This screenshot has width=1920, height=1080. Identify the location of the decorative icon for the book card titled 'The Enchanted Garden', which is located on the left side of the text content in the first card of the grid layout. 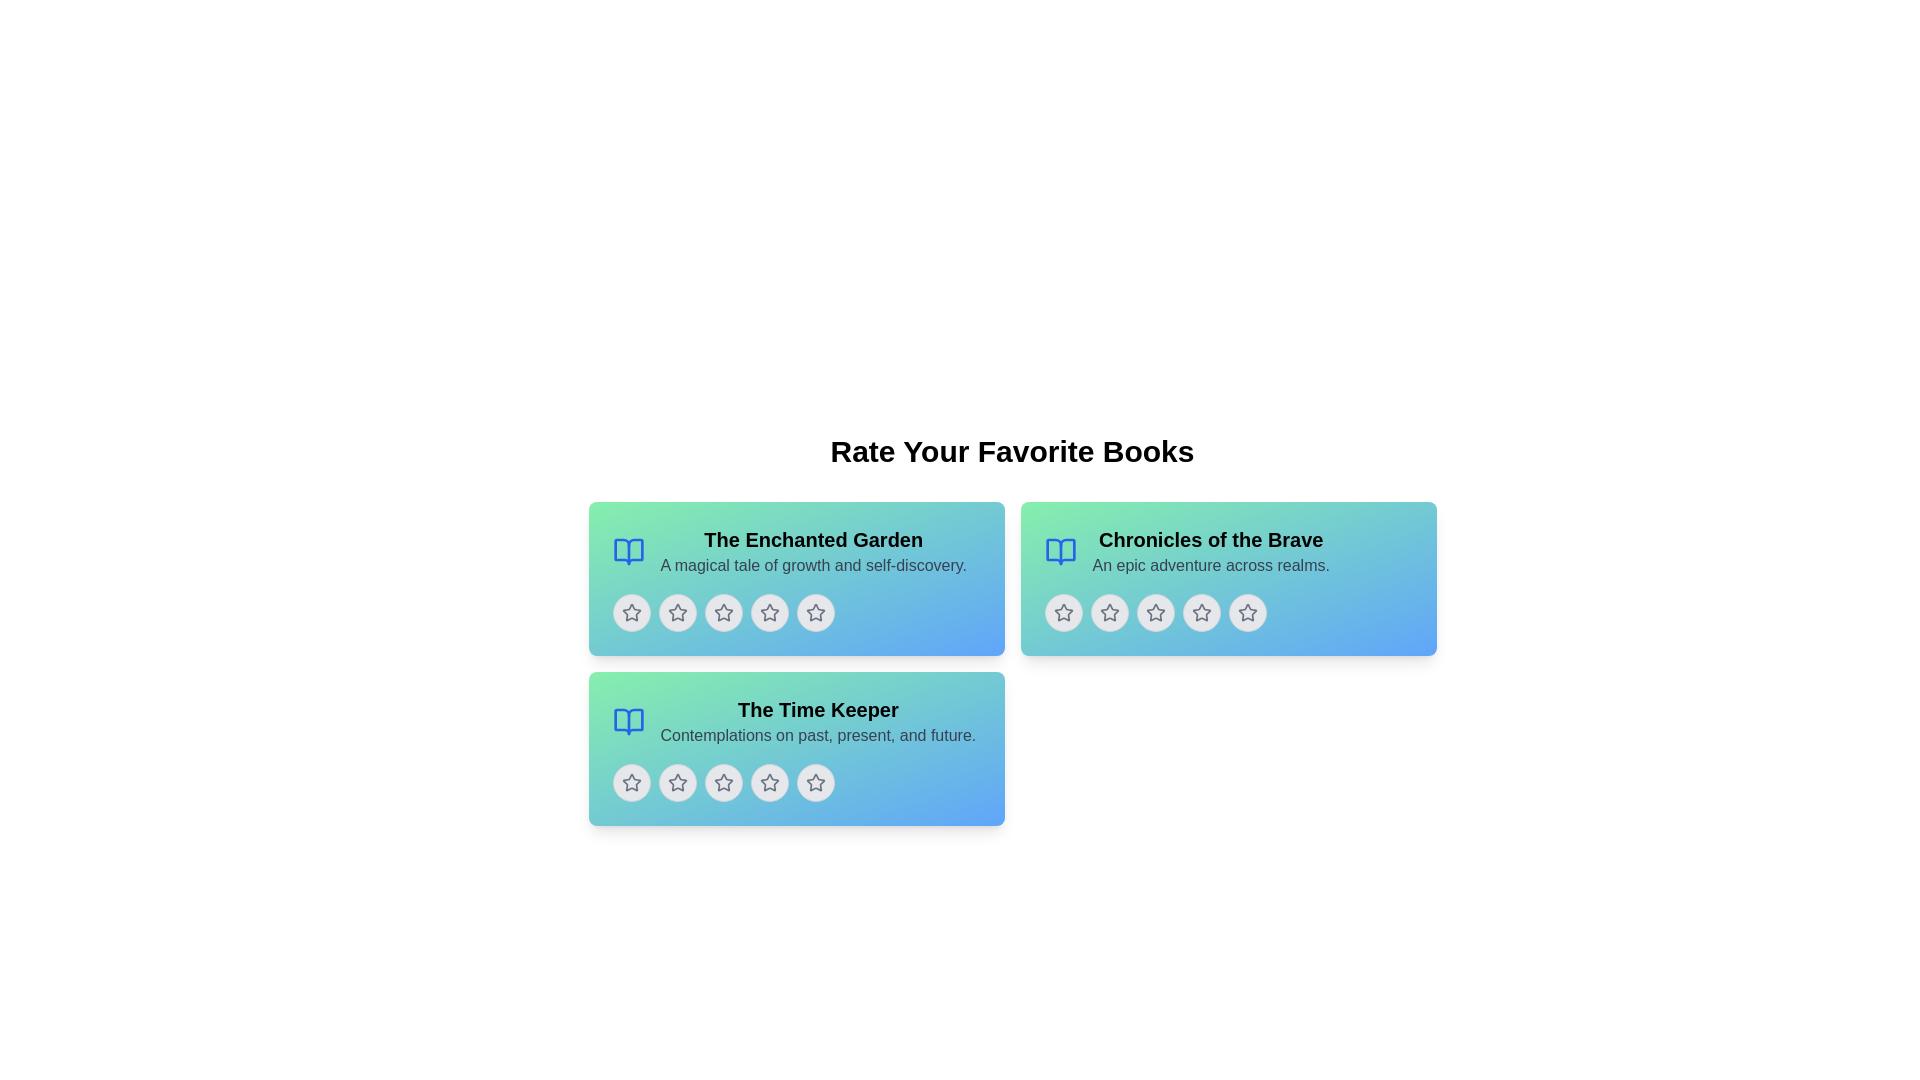
(627, 551).